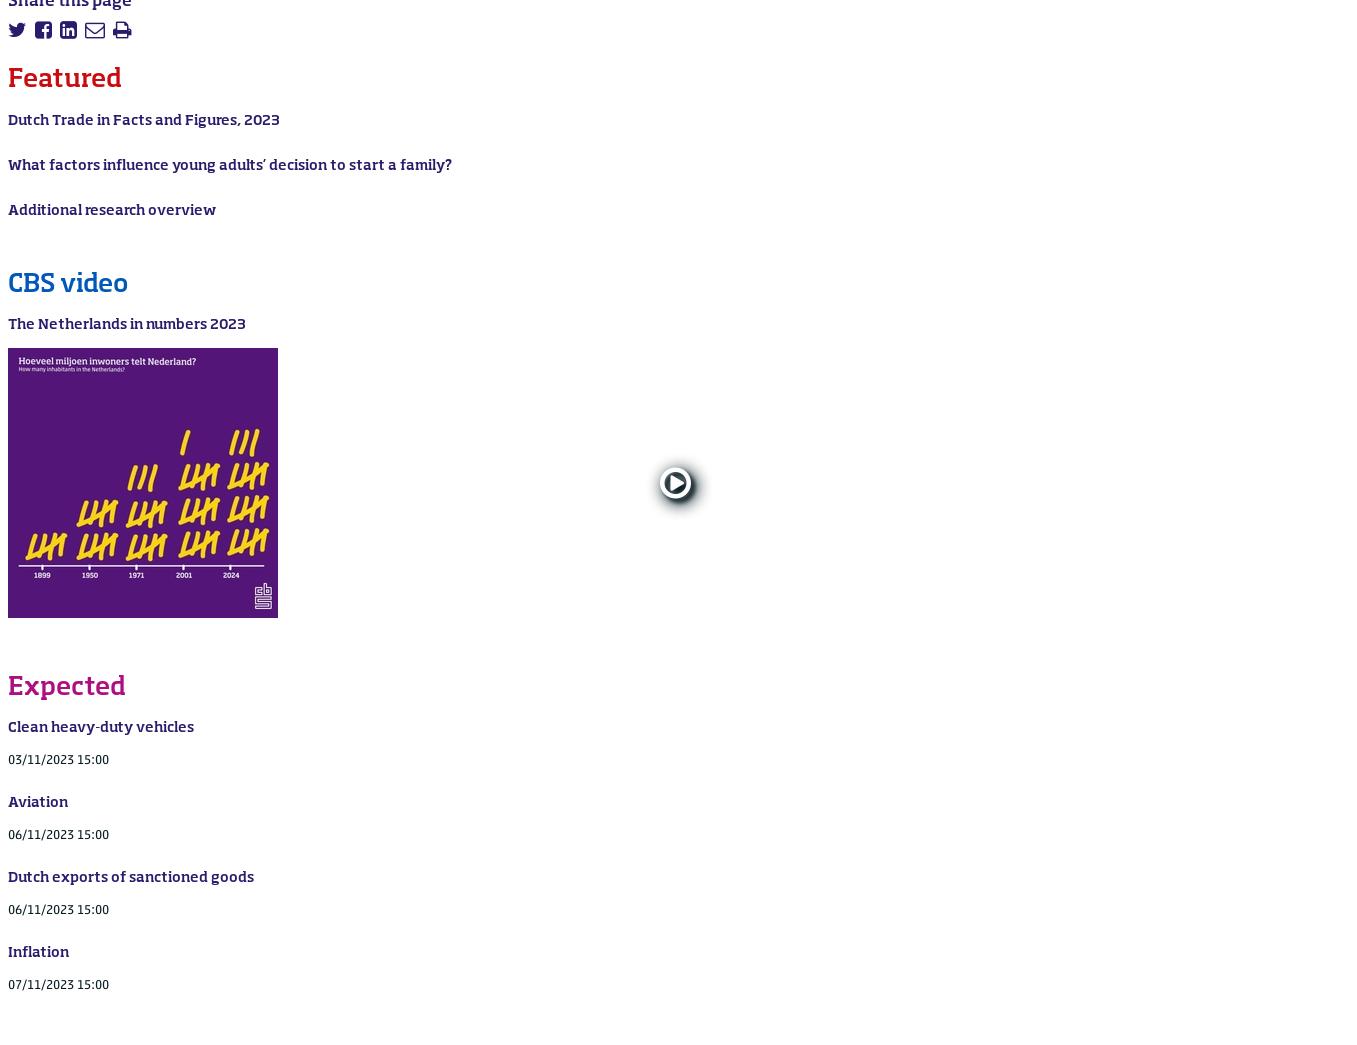 This screenshot has height=1045, width=1357. Describe the element at coordinates (7, 876) in the screenshot. I see `'Dutch exports of sanctioned goods'` at that location.